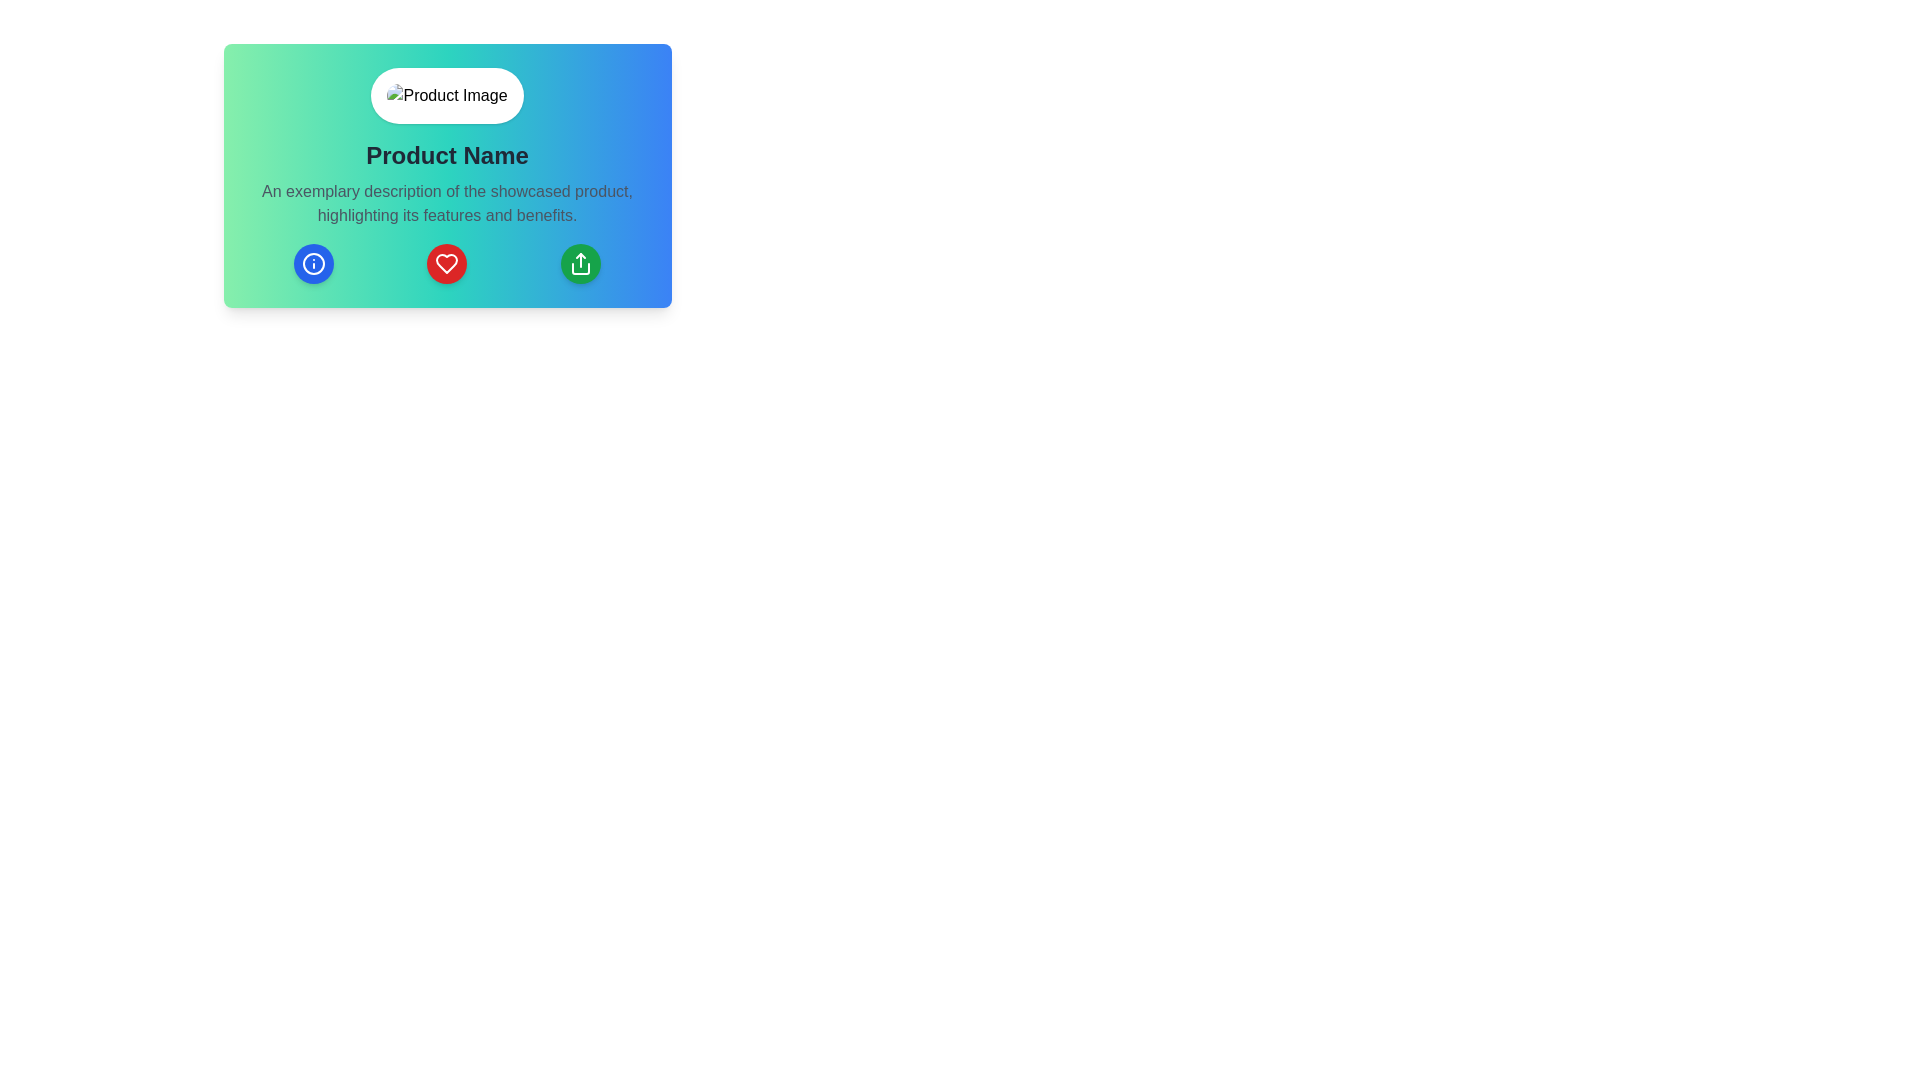 The height and width of the screenshot is (1080, 1920). What do you see at coordinates (446, 204) in the screenshot?
I see `the text block containing the phrase 'An exemplary description of the showcased product, highlighting its features and benefits', which is styled with a gray font and centered alignment, positioned below the 'Product Name' title` at bounding box center [446, 204].